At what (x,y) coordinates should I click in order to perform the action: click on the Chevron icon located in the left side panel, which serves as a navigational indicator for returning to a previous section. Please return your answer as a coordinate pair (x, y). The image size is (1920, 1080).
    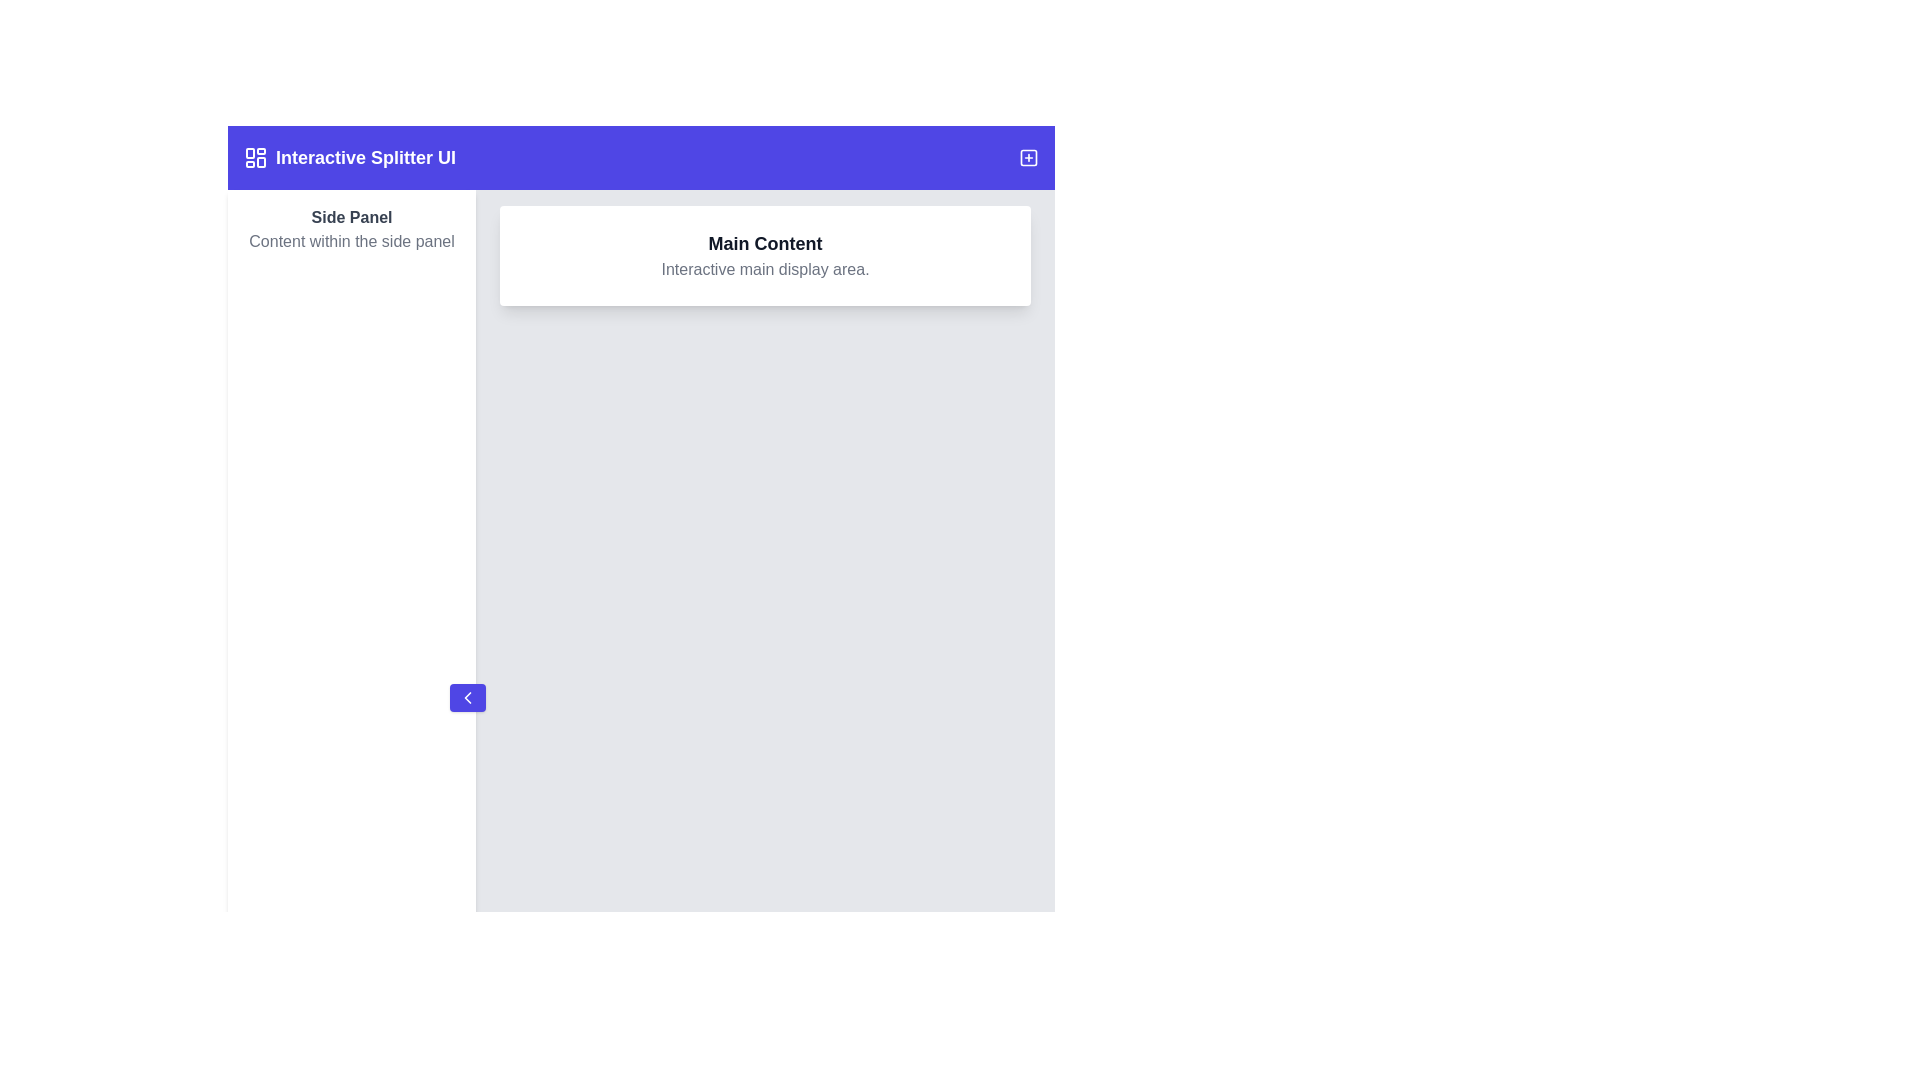
    Looking at the image, I should click on (467, 697).